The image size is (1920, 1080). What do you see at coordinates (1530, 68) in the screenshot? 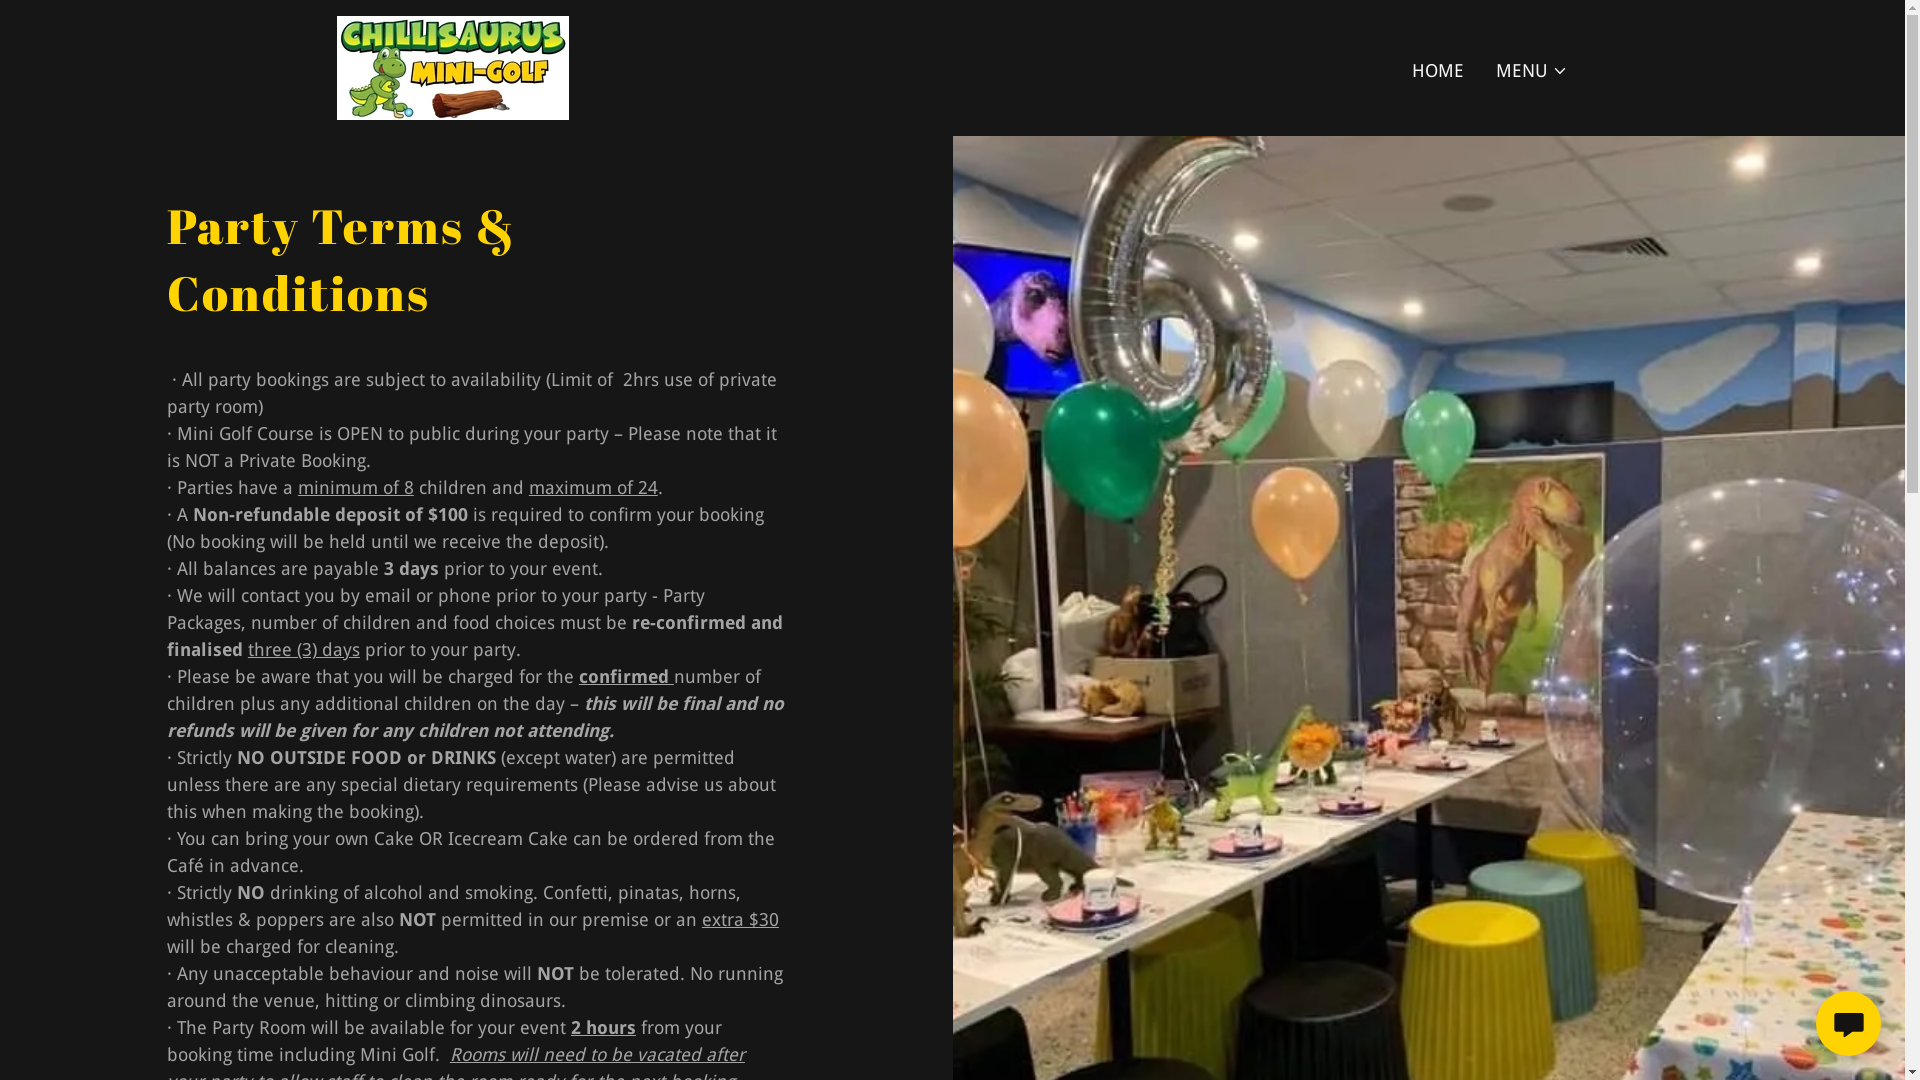
I see `'MENU'` at bounding box center [1530, 68].